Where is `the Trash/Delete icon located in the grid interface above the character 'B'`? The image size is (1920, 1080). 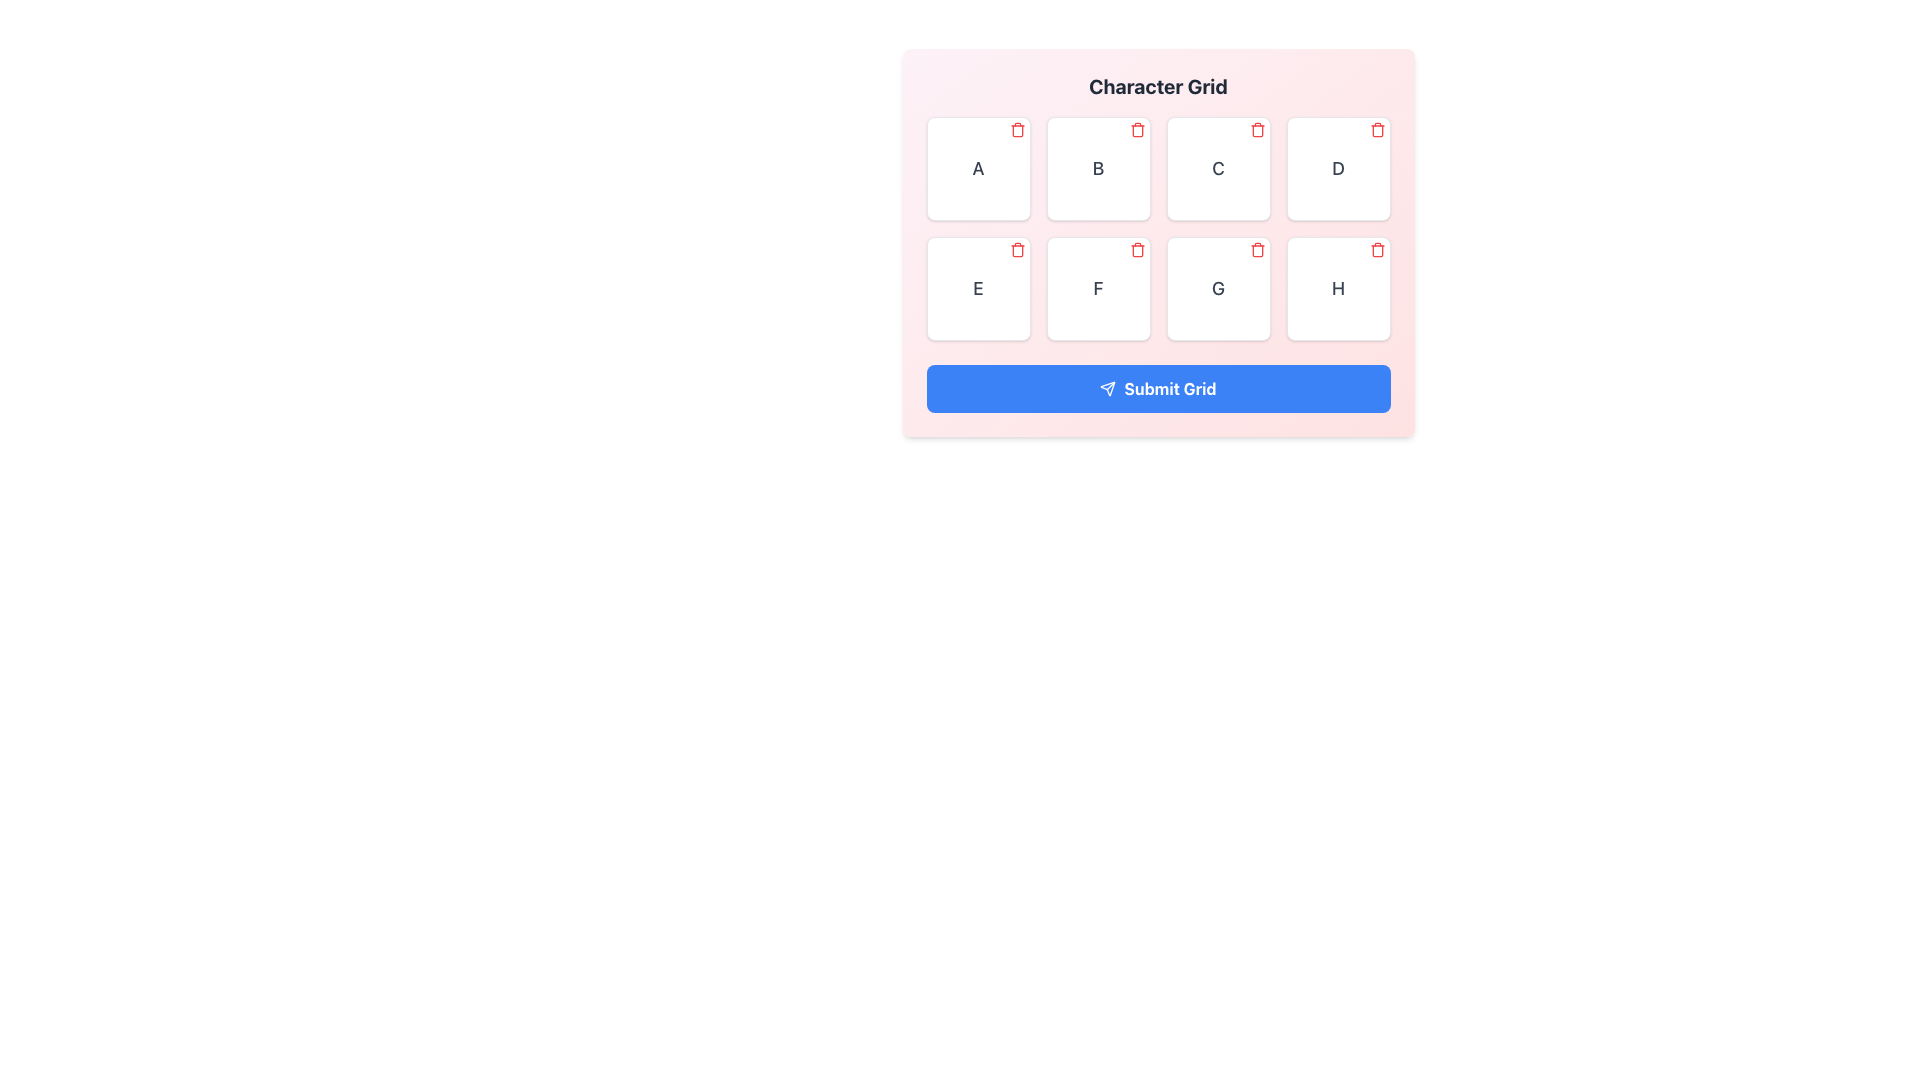
the Trash/Delete icon located in the grid interface above the character 'B' is located at coordinates (1137, 131).